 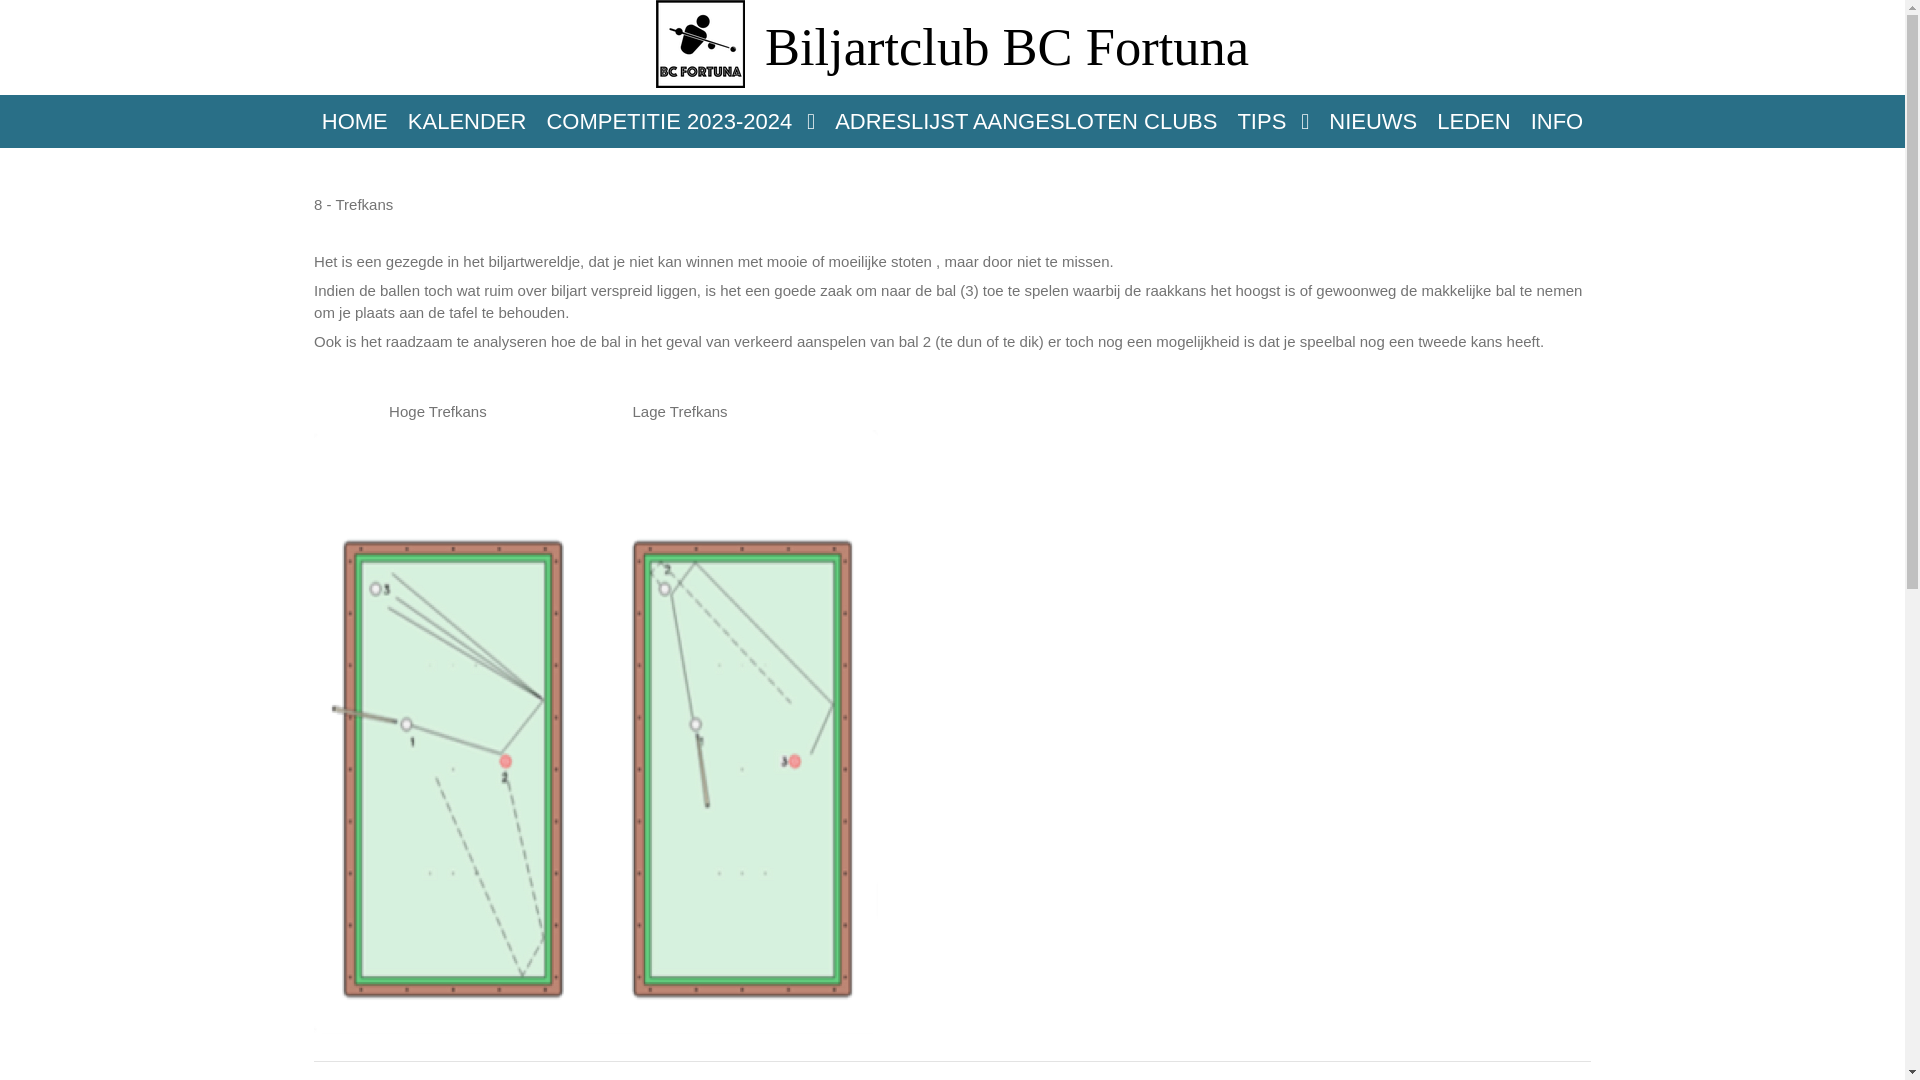 What do you see at coordinates (700, 43) in the screenshot?
I see `'BC Fortuna'` at bounding box center [700, 43].